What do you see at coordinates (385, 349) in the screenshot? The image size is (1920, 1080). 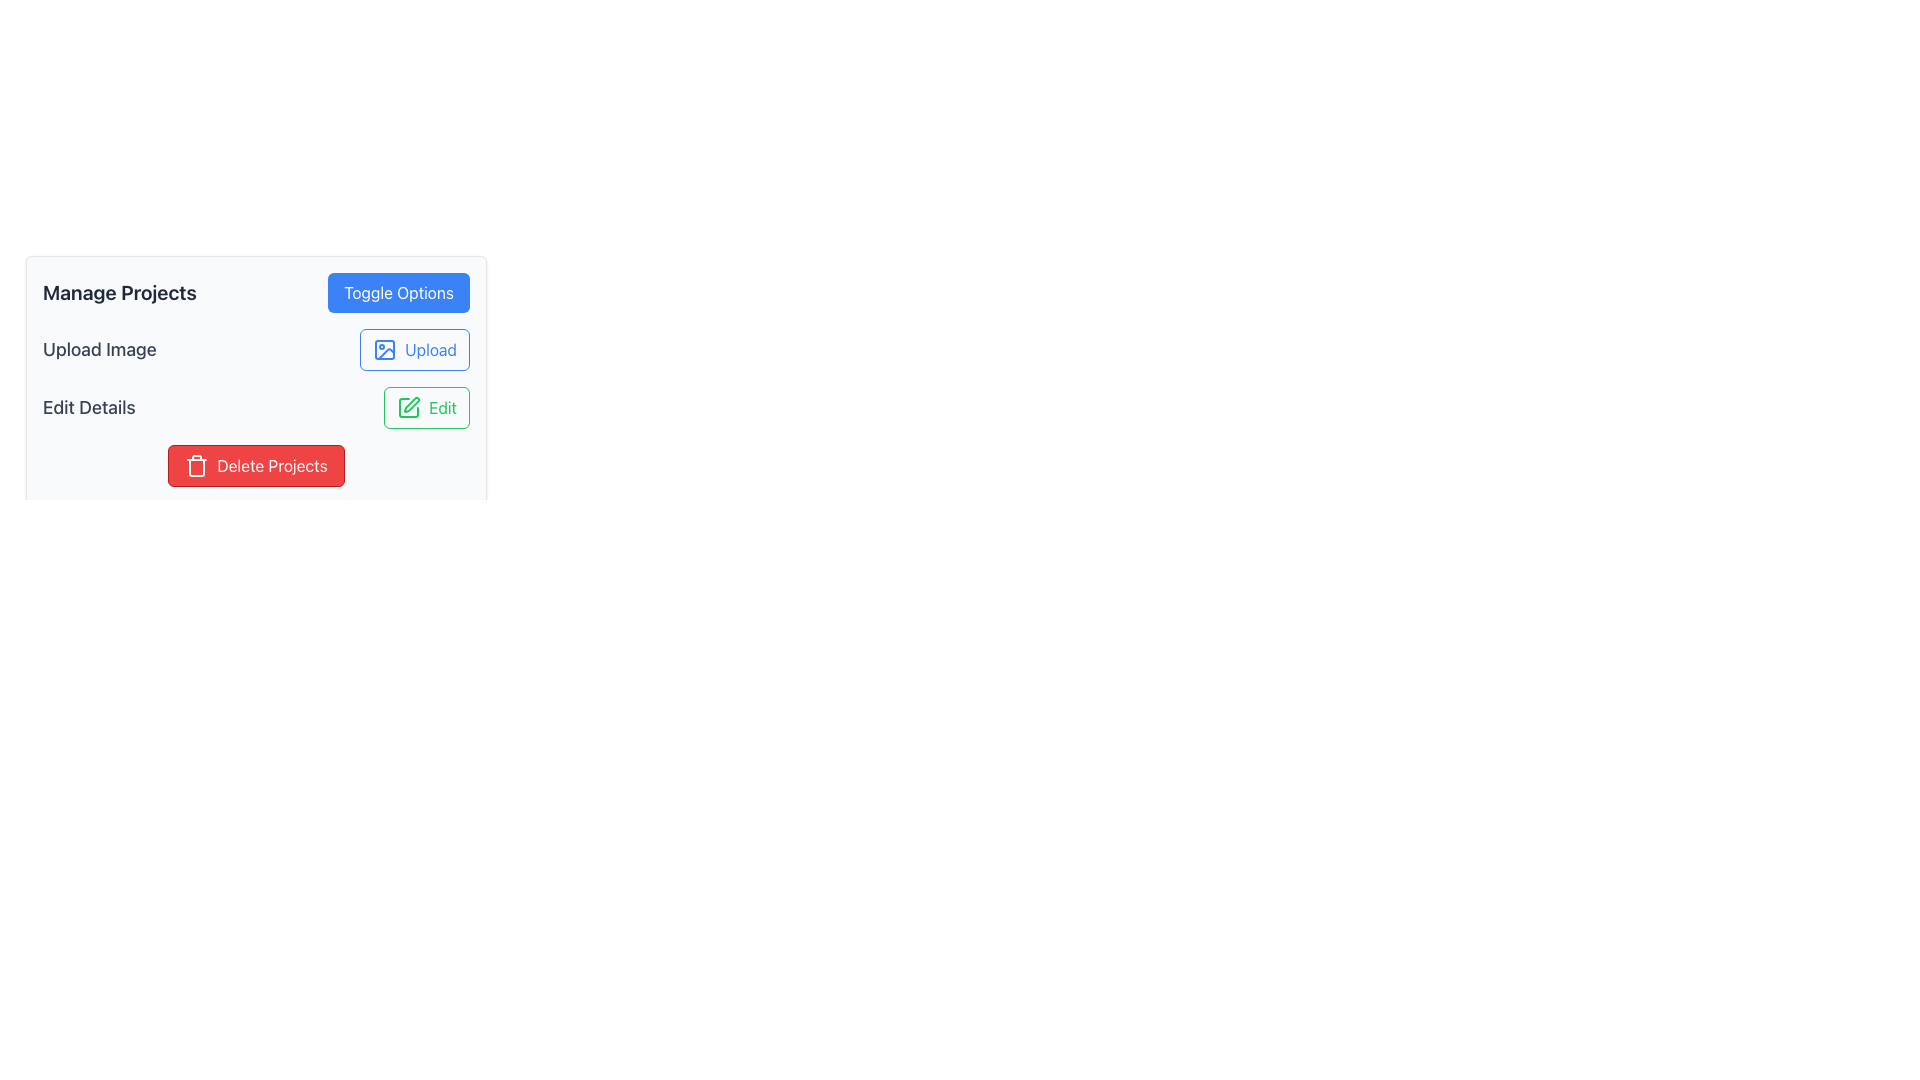 I see `the primary blue rectangle with rounded corners located within the image placeholder icon near the top-right corner of the 'Upload' button` at bounding box center [385, 349].